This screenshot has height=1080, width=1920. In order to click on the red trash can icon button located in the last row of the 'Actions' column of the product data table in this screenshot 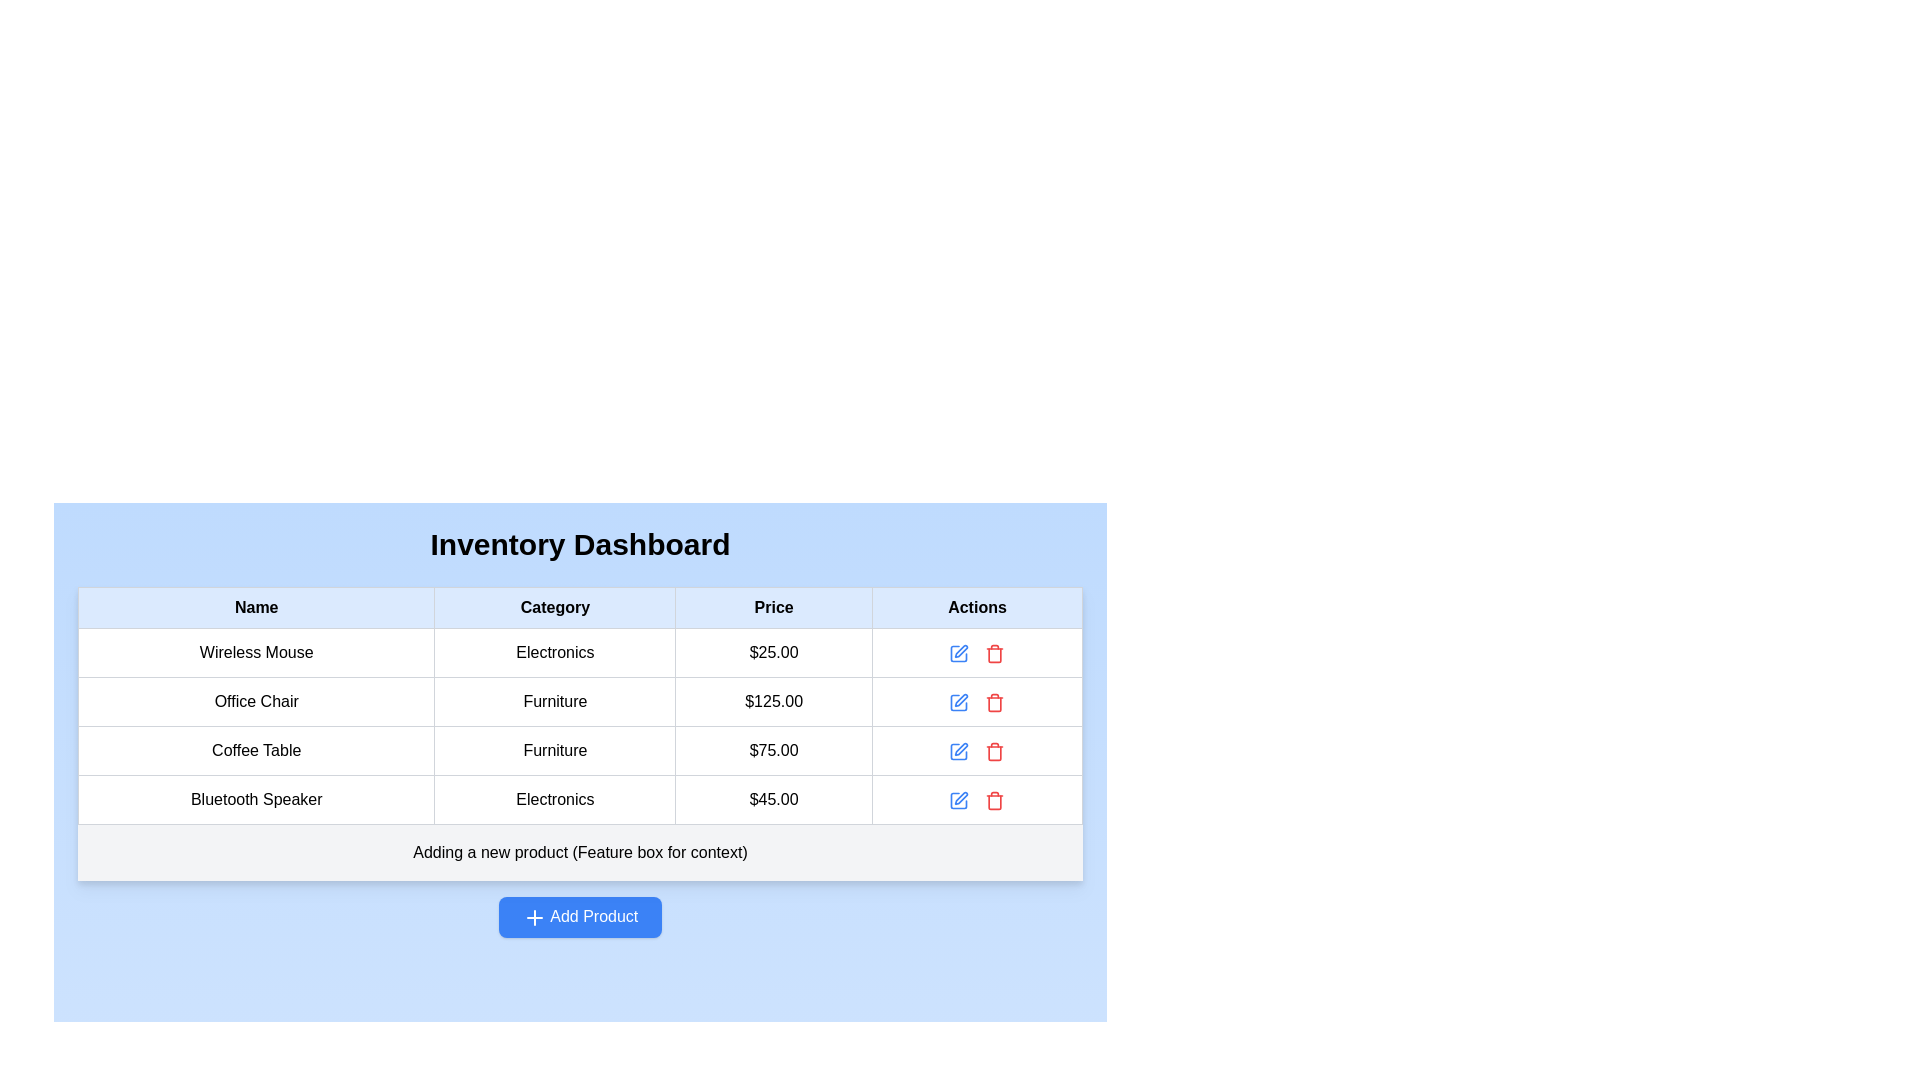, I will do `click(995, 798)`.